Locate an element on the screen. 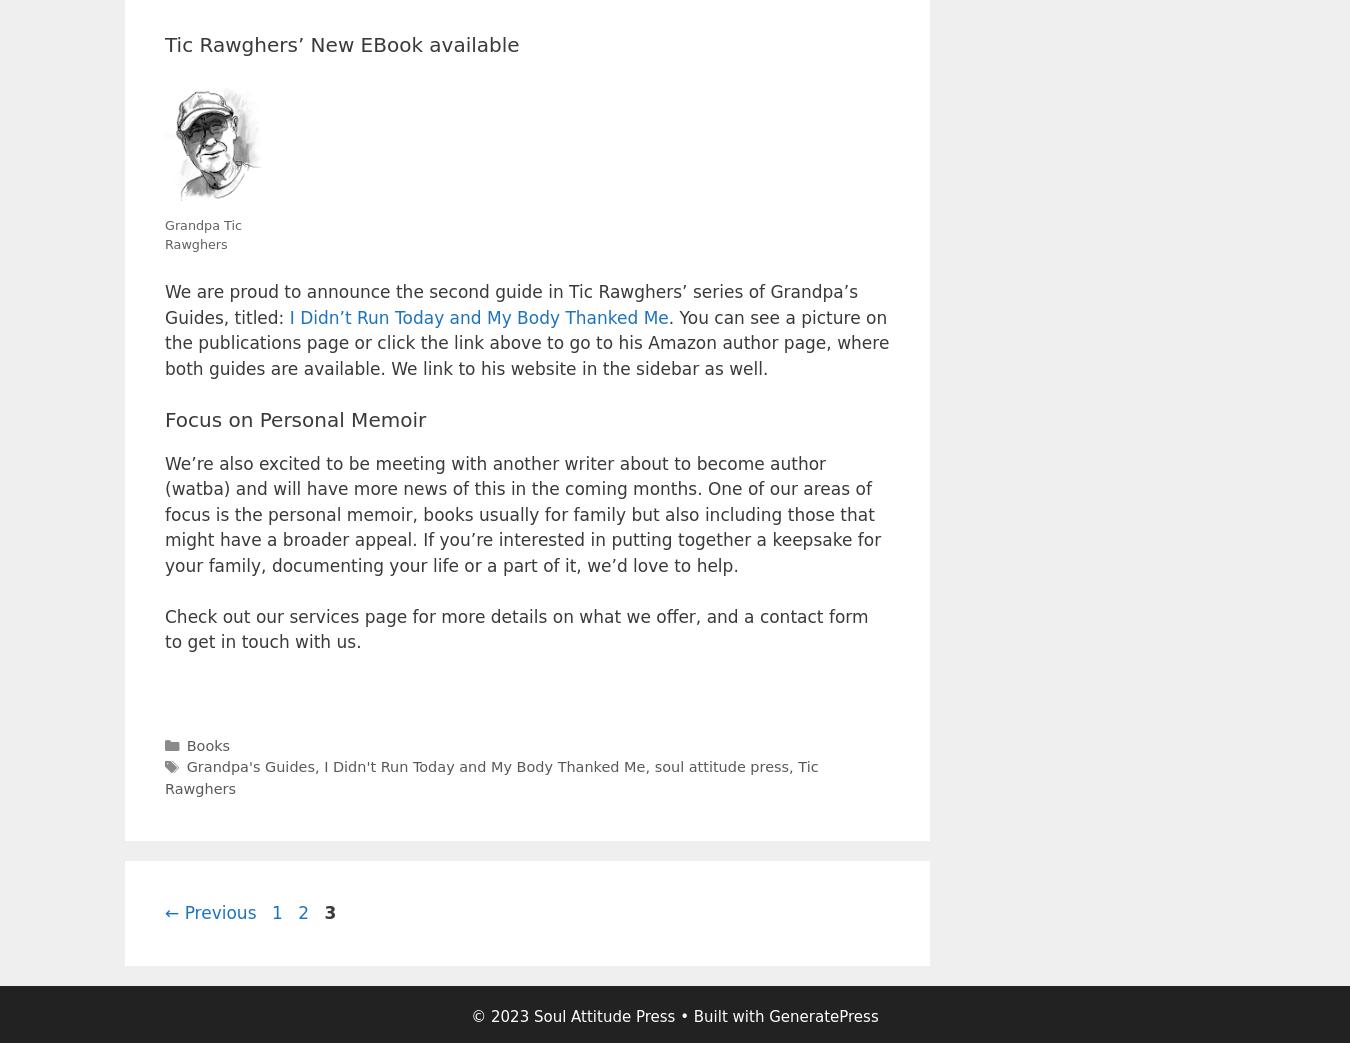 Image resolution: width=1350 pixels, height=1043 pixels. '1' is located at coordinates (275, 910).